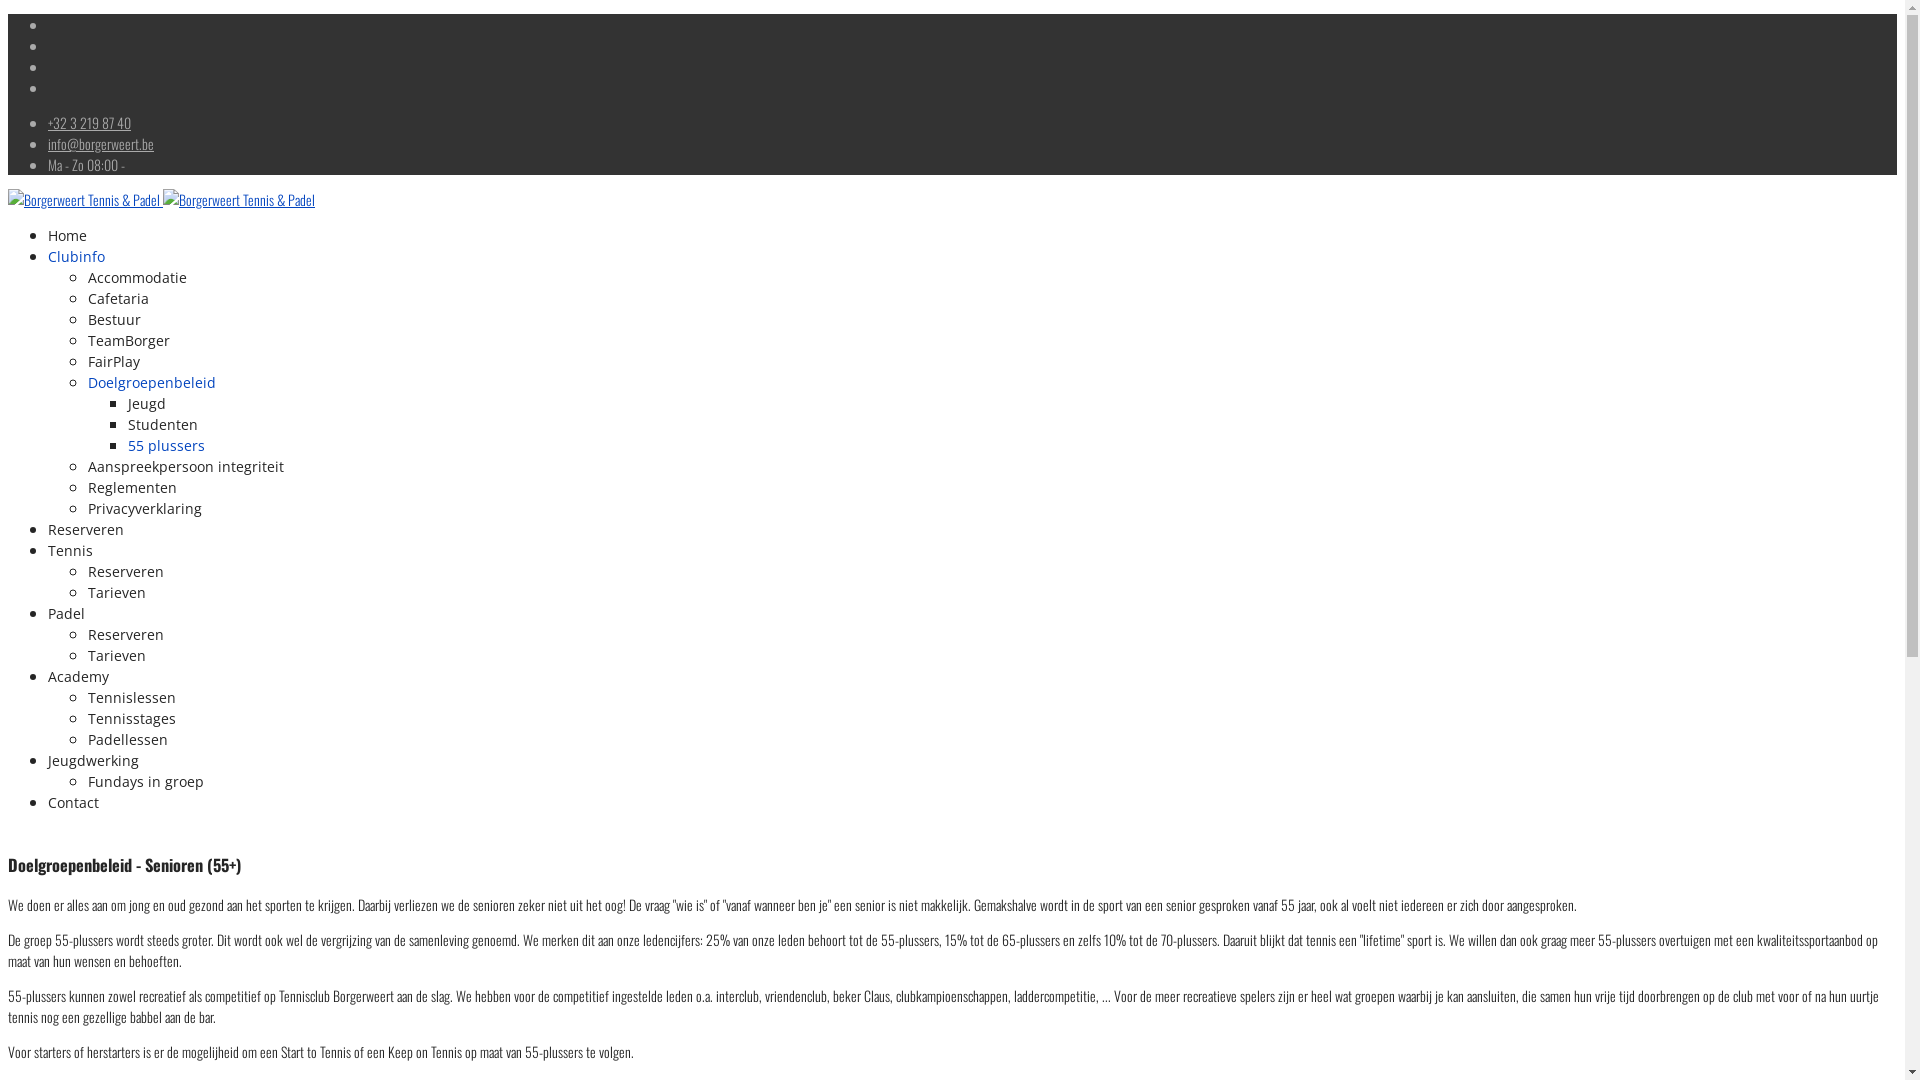 This screenshot has width=1920, height=1080. Describe the element at coordinates (67, 234) in the screenshot. I see `'Home'` at that location.